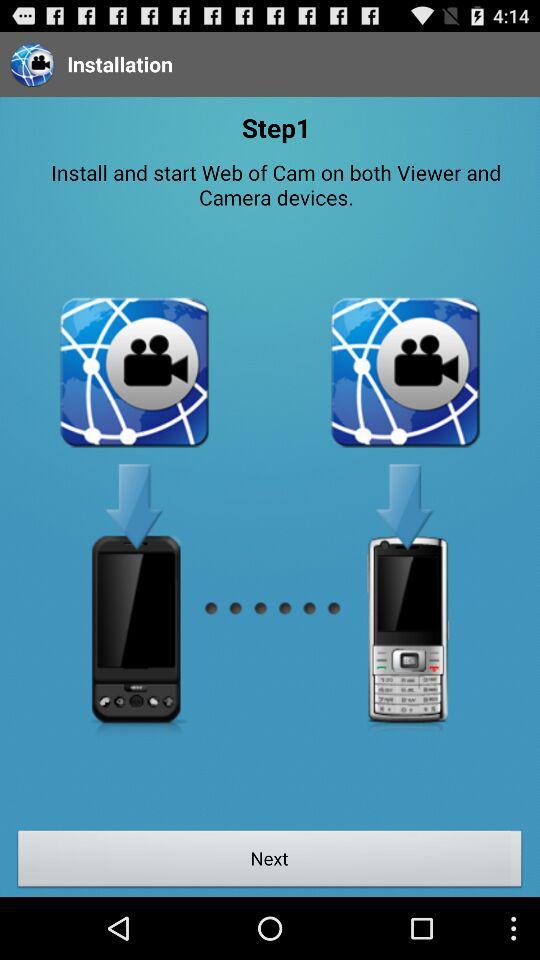 Image resolution: width=540 pixels, height=960 pixels. What do you see at coordinates (270, 860) in the screenshot?
I see `next` at bounding box center [270, 860].